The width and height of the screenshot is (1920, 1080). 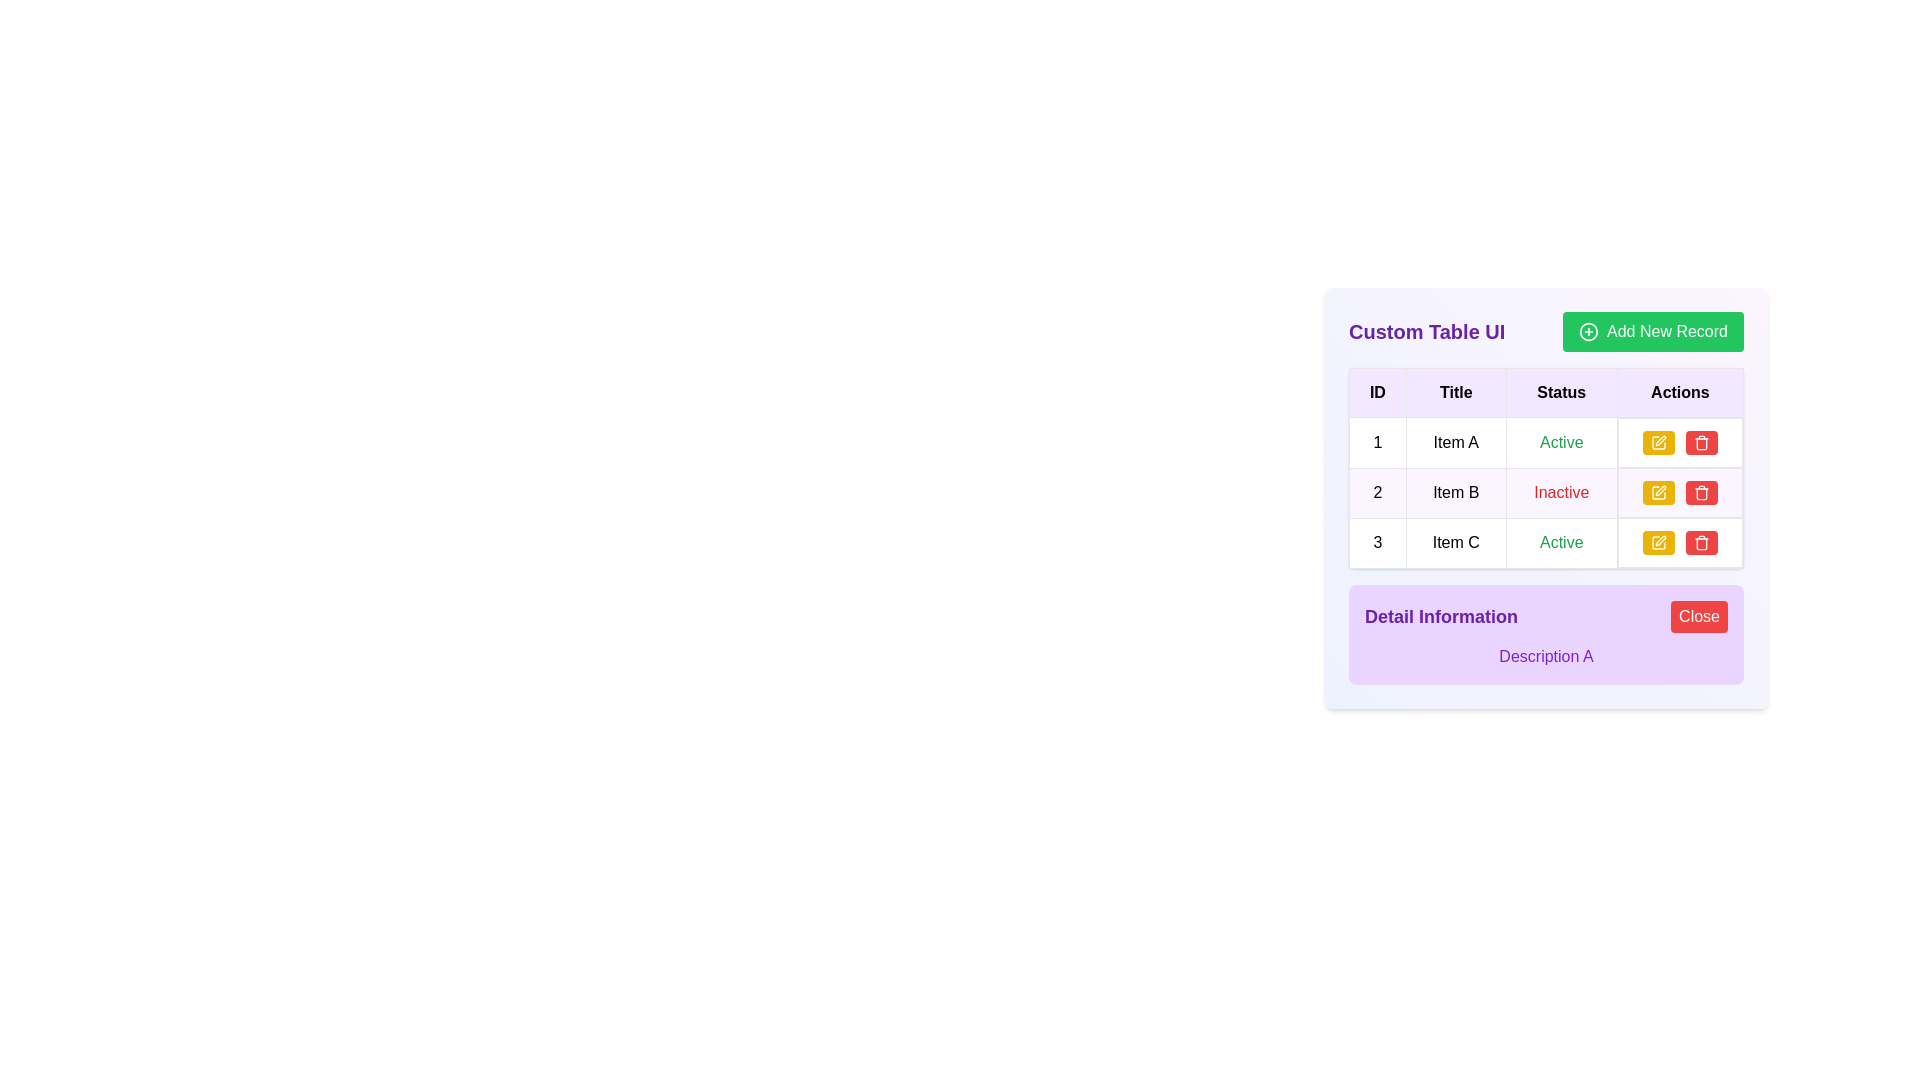 I want to click on the static text element displaying the ID of the second item in the 'Custom Table UI', located in the first column of the second row, so click(x=1376, y=493).